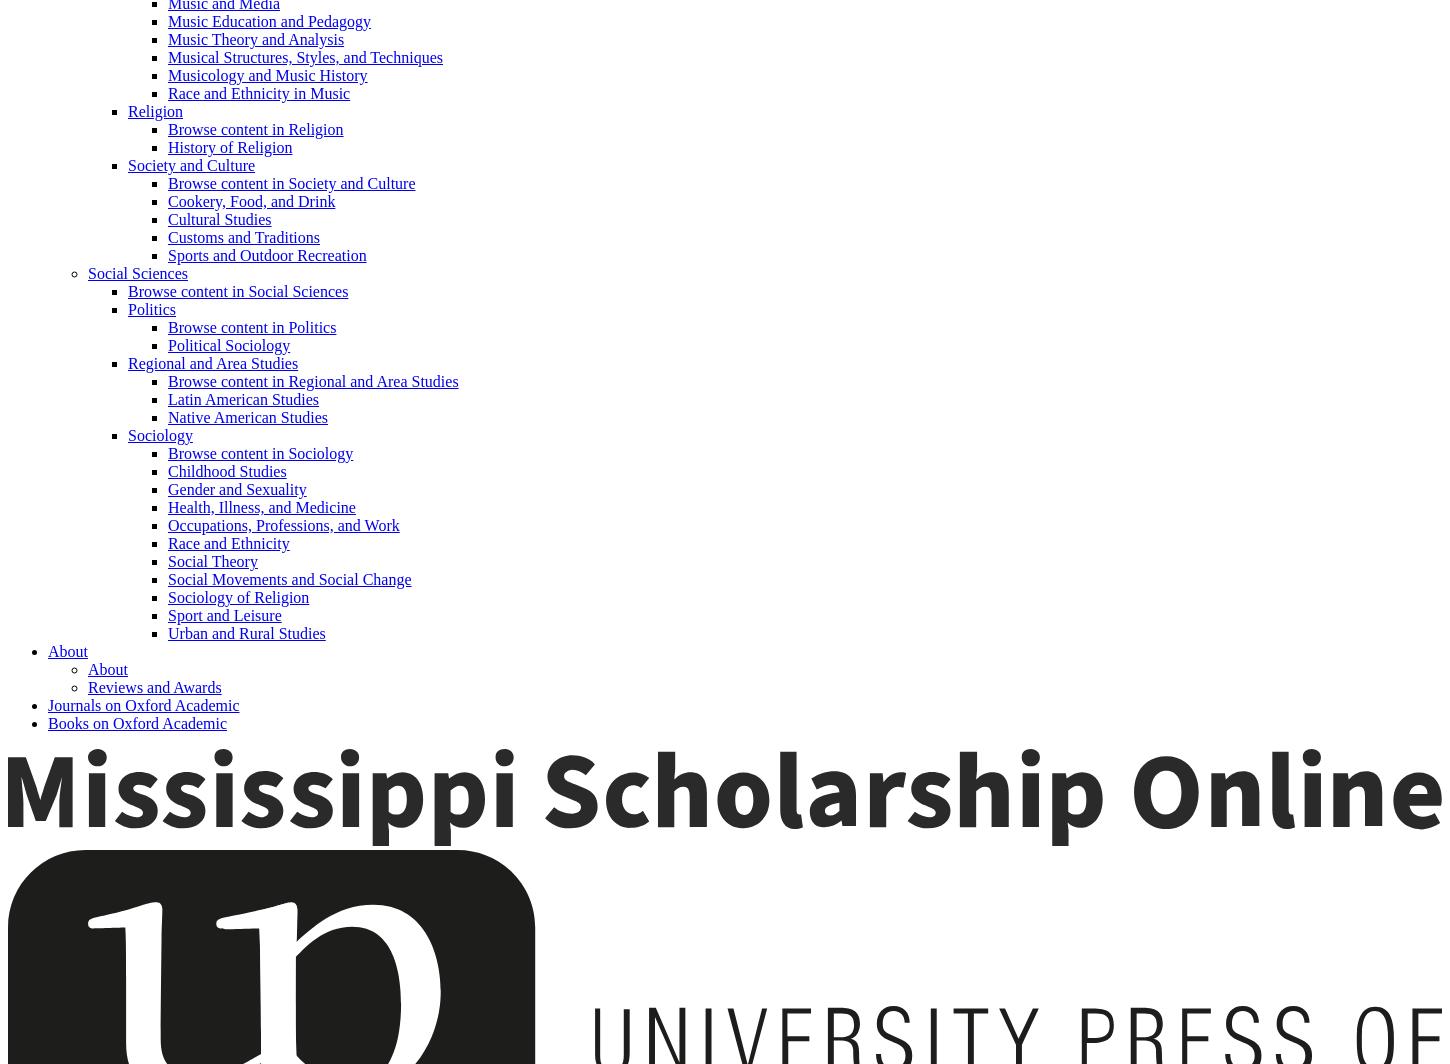 The height and width of the screenshot is (1064, 1450). Describe the element at coordinates (136, 273) in the screenshot. I see `'Social Sciences'` at that location.